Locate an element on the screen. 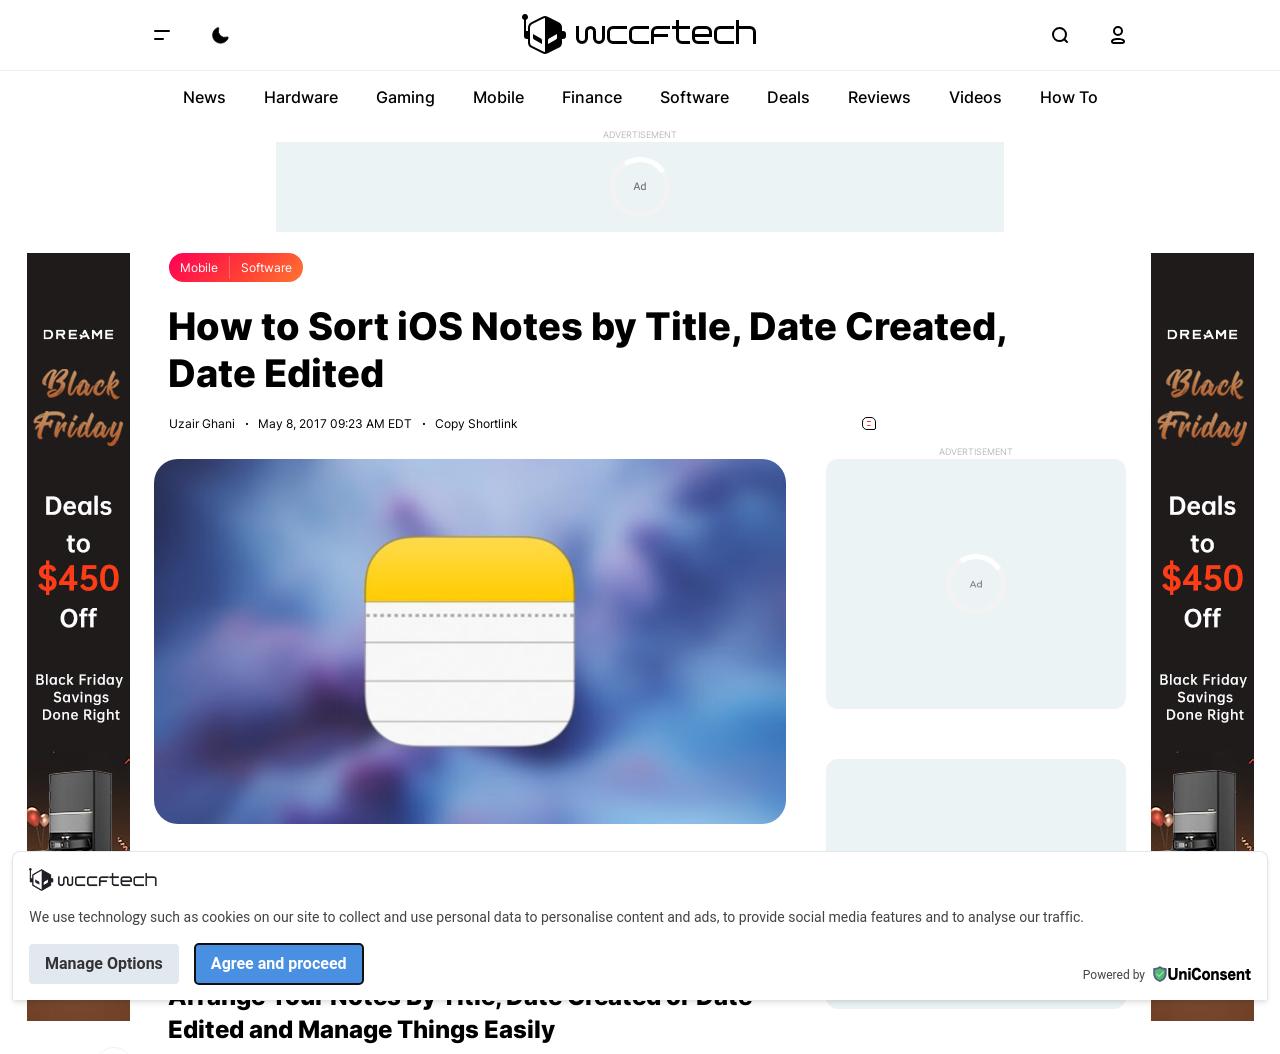  'News' is located at coordinates (203, 95).